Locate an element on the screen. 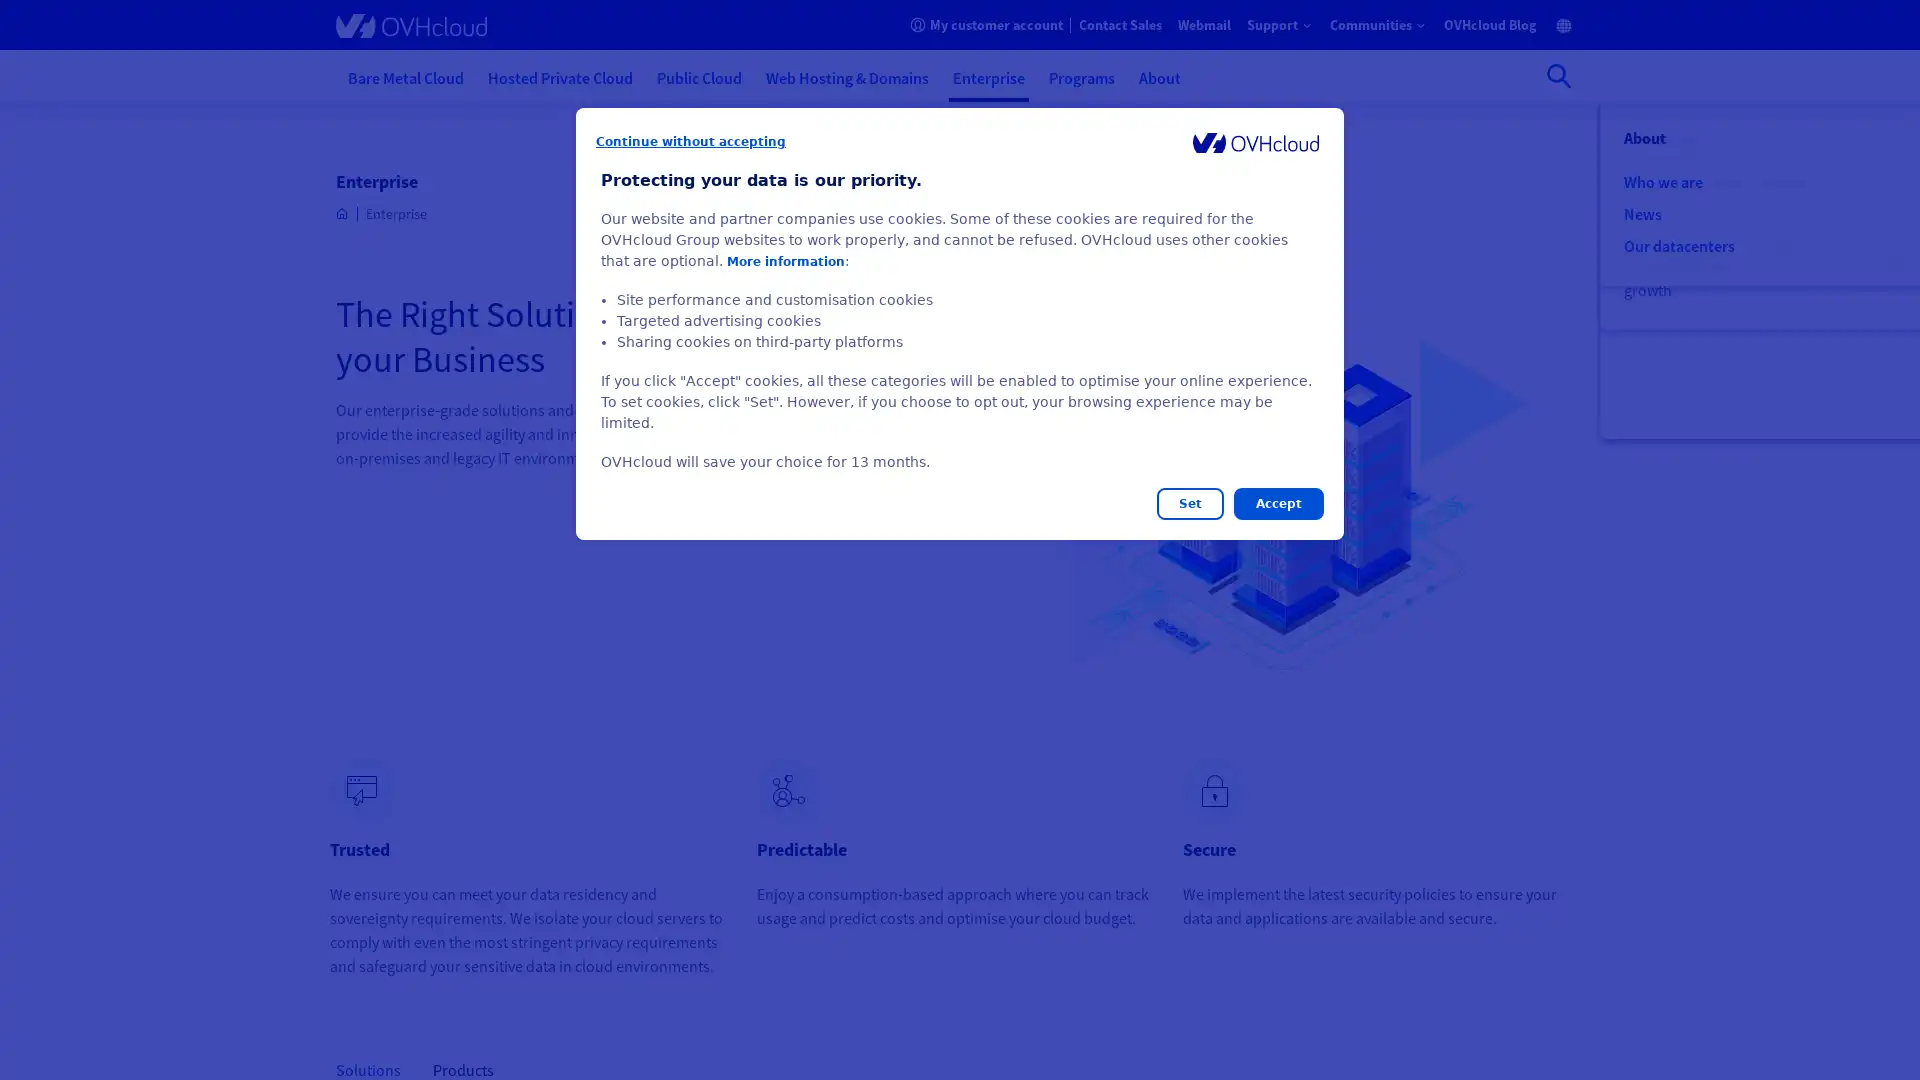  Continue without accepting is located at coordinates (691, 141).